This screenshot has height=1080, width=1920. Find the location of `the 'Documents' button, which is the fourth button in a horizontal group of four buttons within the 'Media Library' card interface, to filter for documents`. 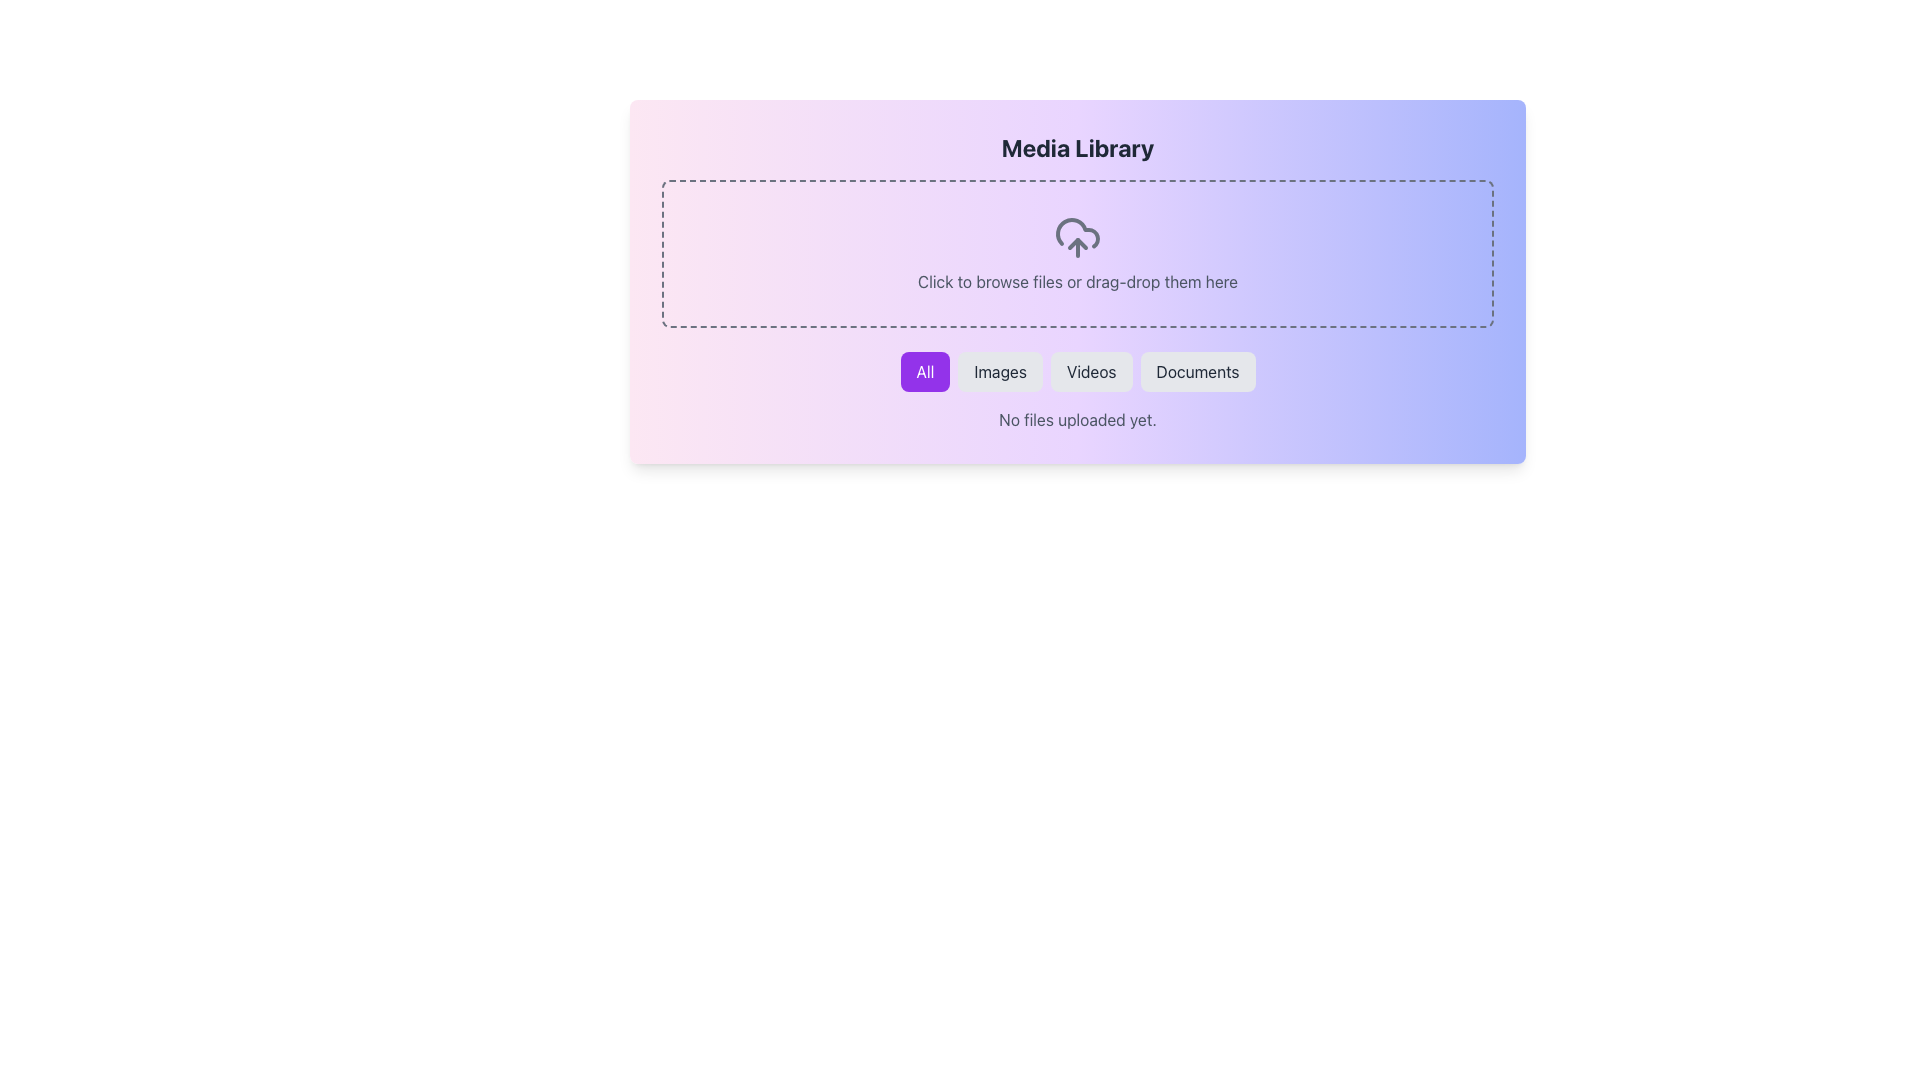

the 'Documents' button, which is the fourth button in a horizontal group of four buttons within the 'Media Library' card interface, to filter for documents is located at coordinates (1198, 371).